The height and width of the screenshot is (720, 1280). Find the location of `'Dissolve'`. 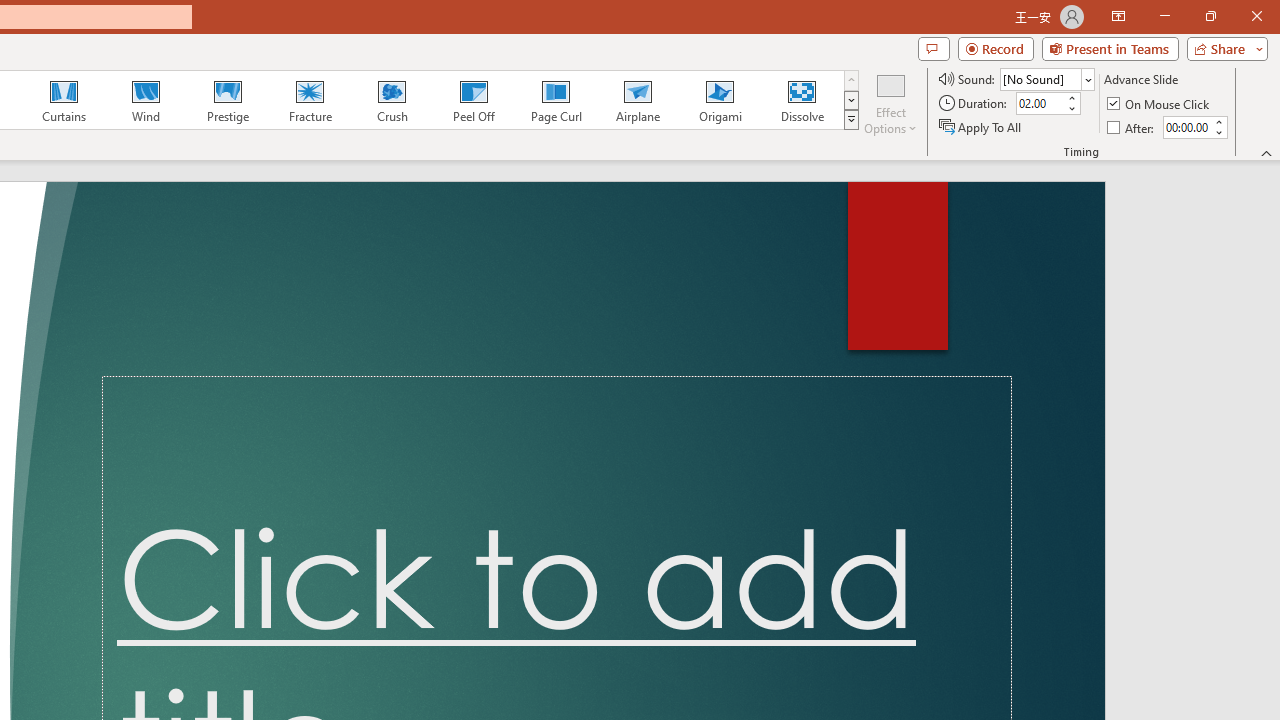

'Dissolve' is located at coordinates (802, 100).